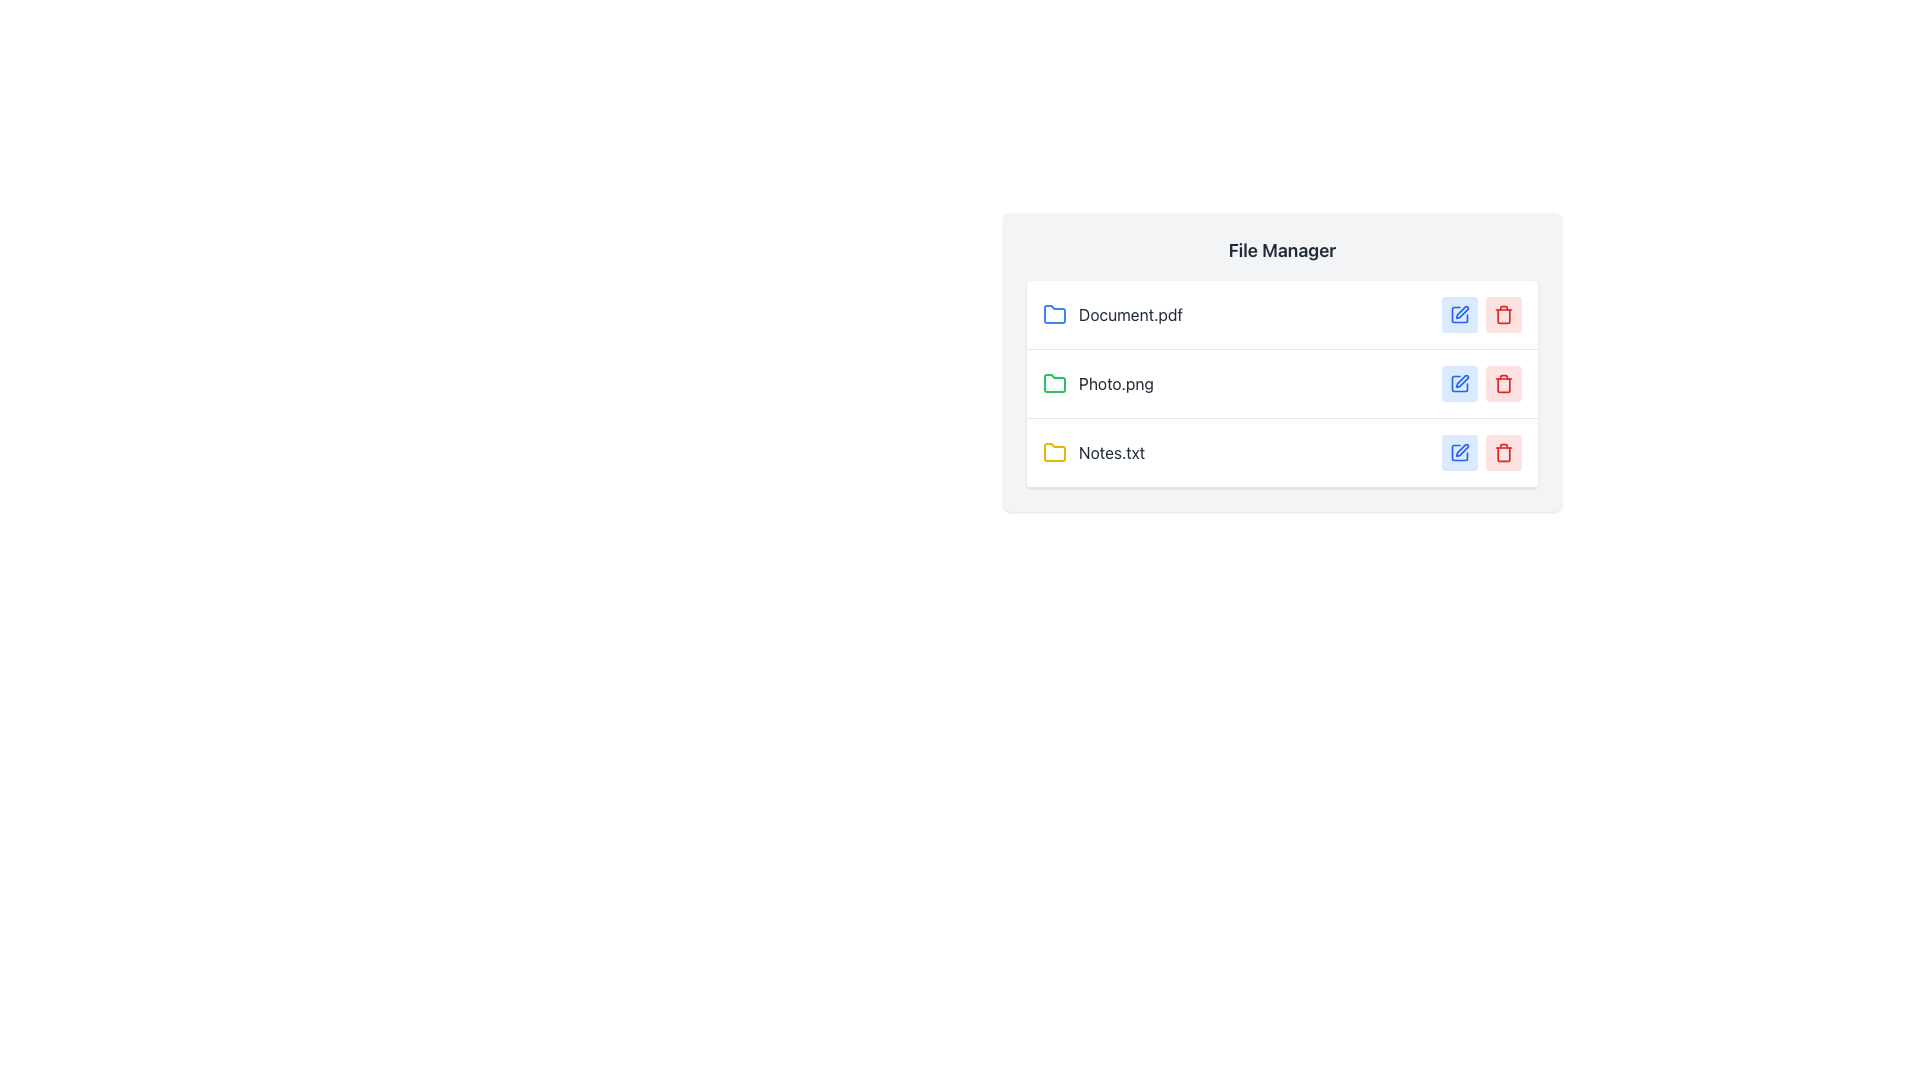 The width and height of the screenshot is (1920, 1080). I want to click on the Interactive button with a light blue background and a blue-bordered pencil icon, so click(1459, 384).